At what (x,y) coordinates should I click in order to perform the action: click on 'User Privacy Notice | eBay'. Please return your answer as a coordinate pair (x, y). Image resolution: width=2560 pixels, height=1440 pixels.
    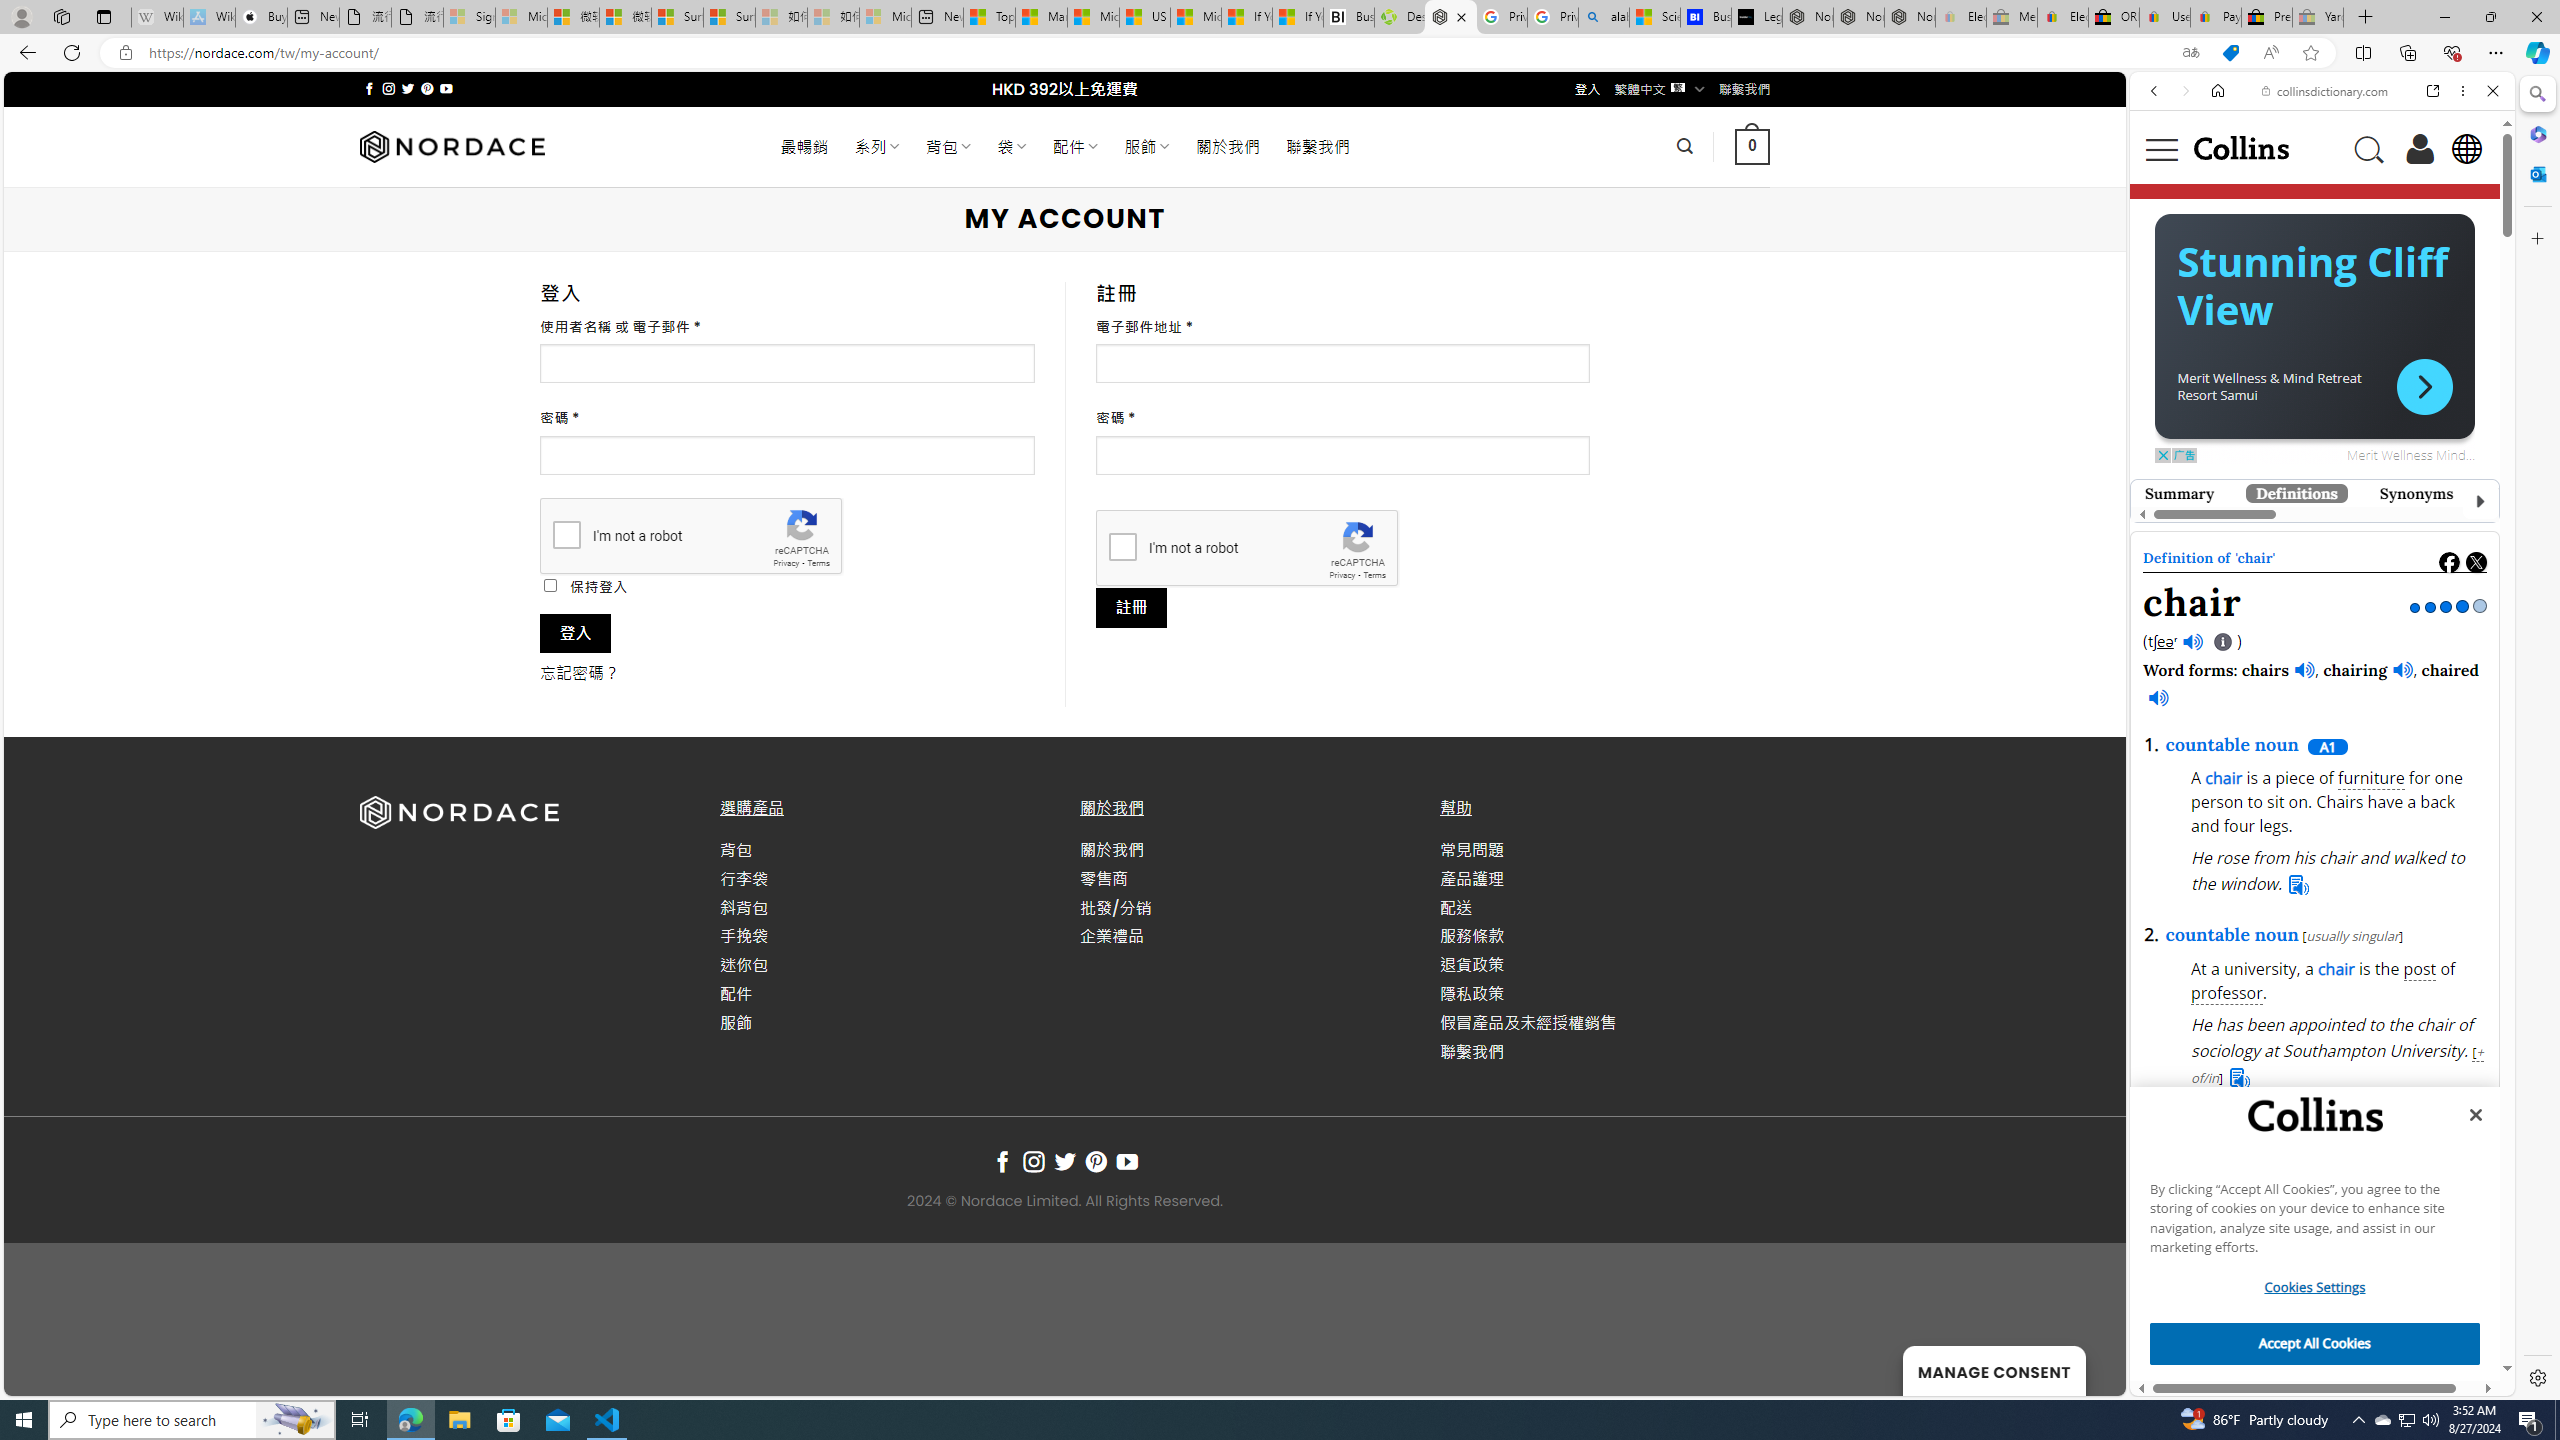
    Looking at the image, I should click on (2164, 16).